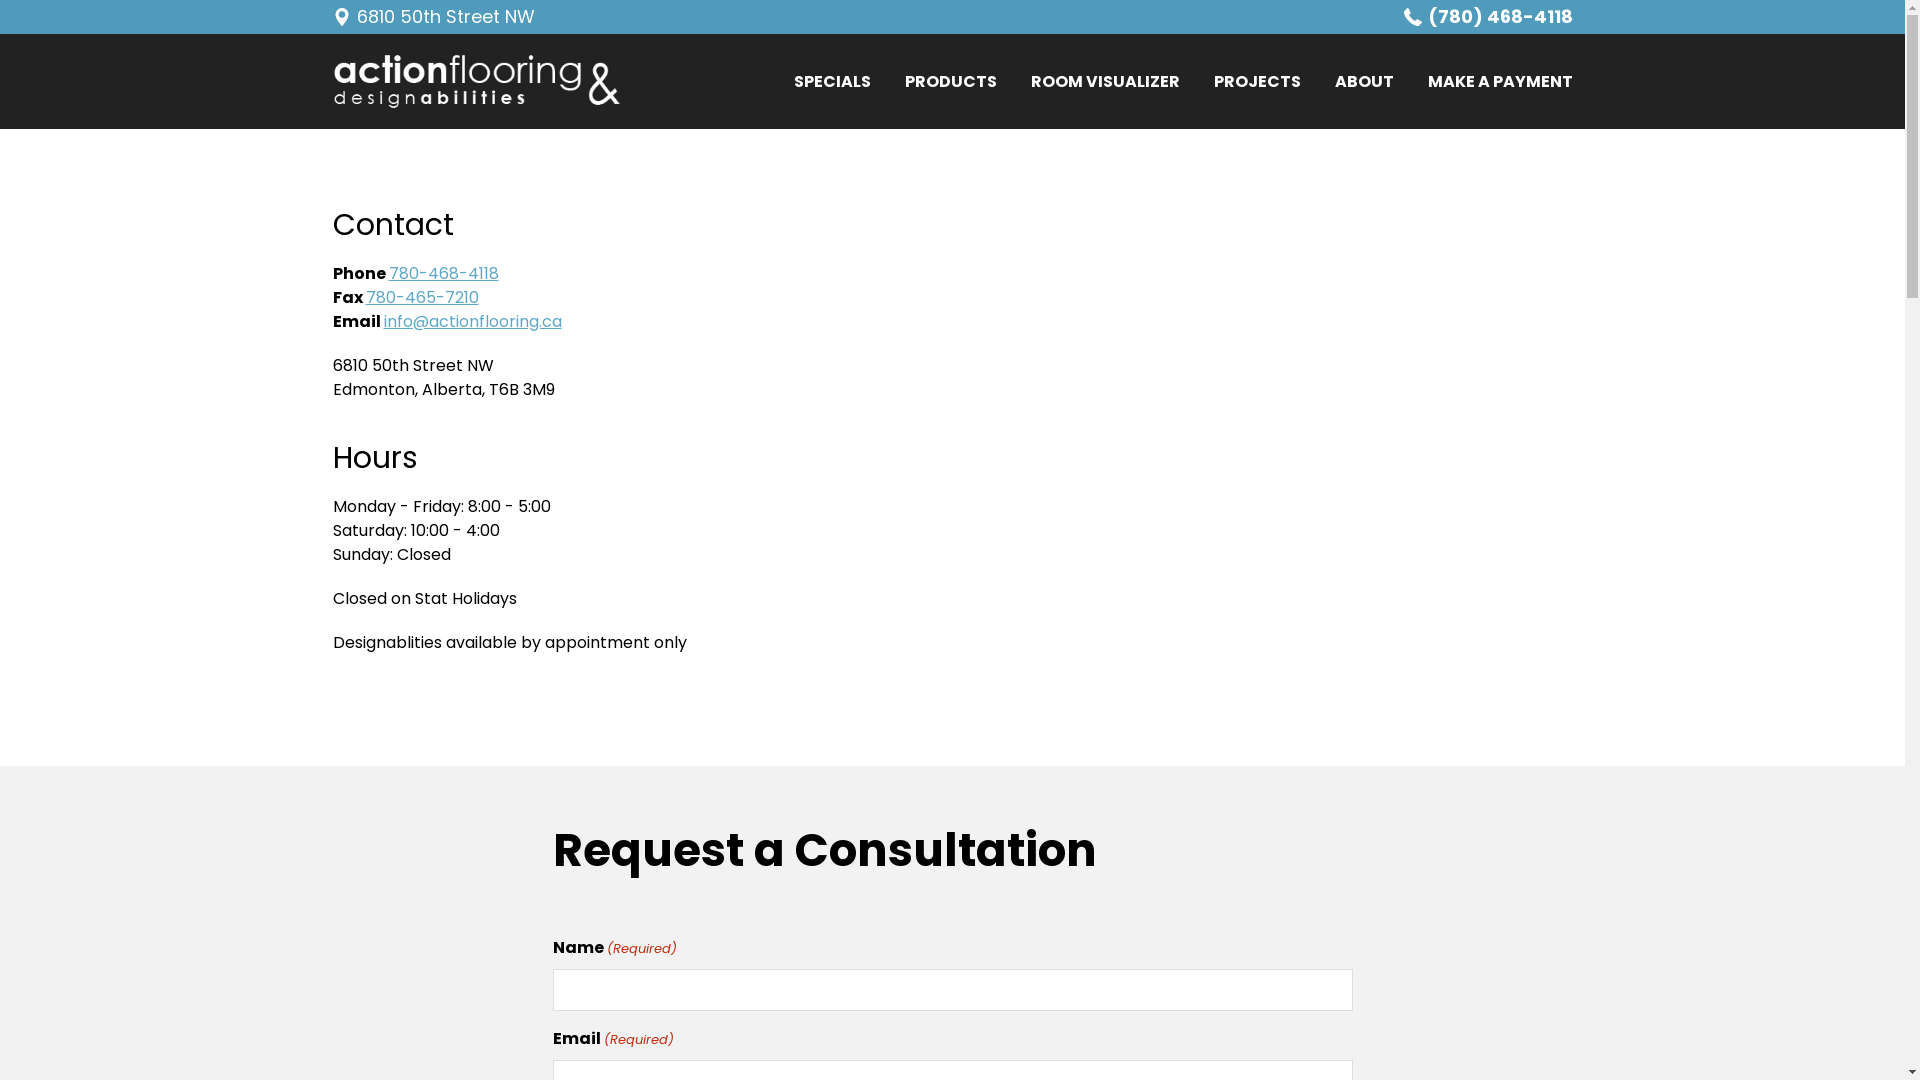  Describe the element at coordinates (1488, 16) in the screenshot. I see `'(780) 468-4118'` at that location.